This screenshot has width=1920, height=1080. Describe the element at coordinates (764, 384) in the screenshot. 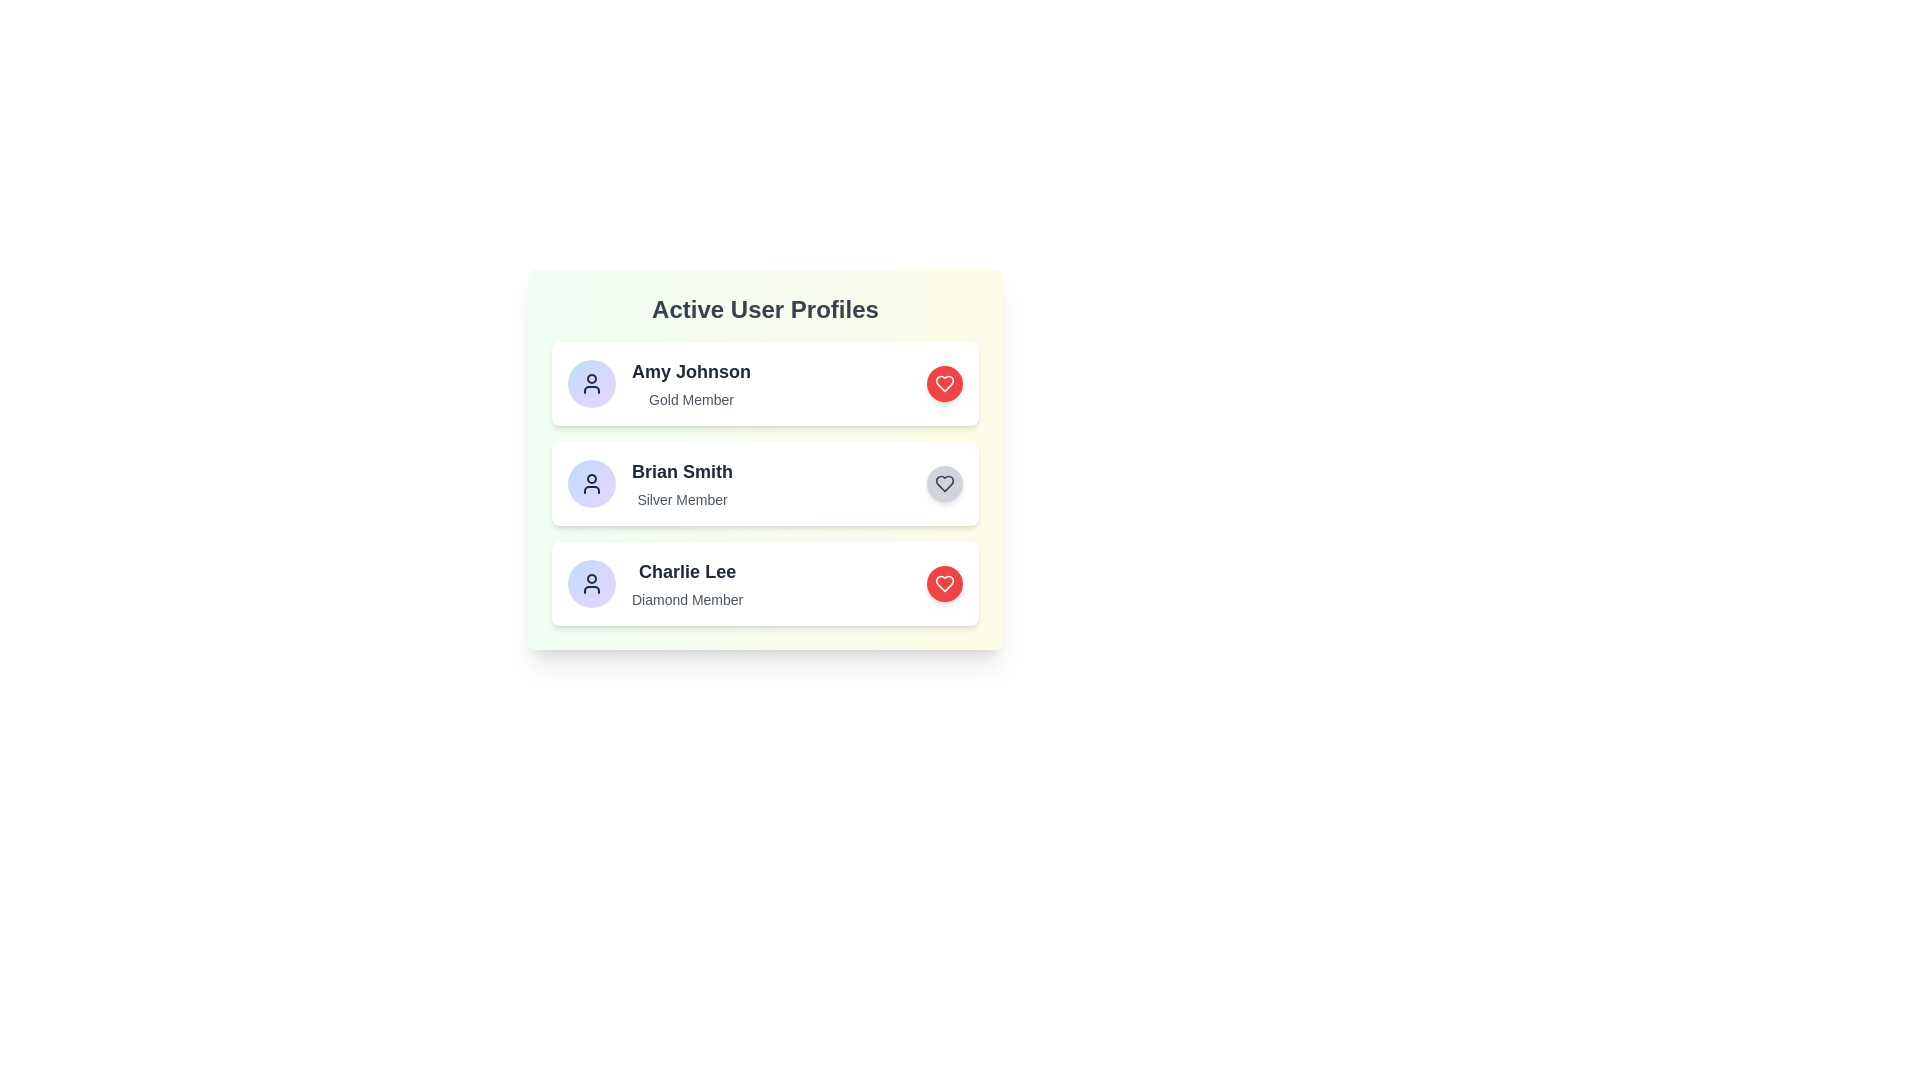

I see `the user's profile card located at the top of the vertically stacked list` at that location.